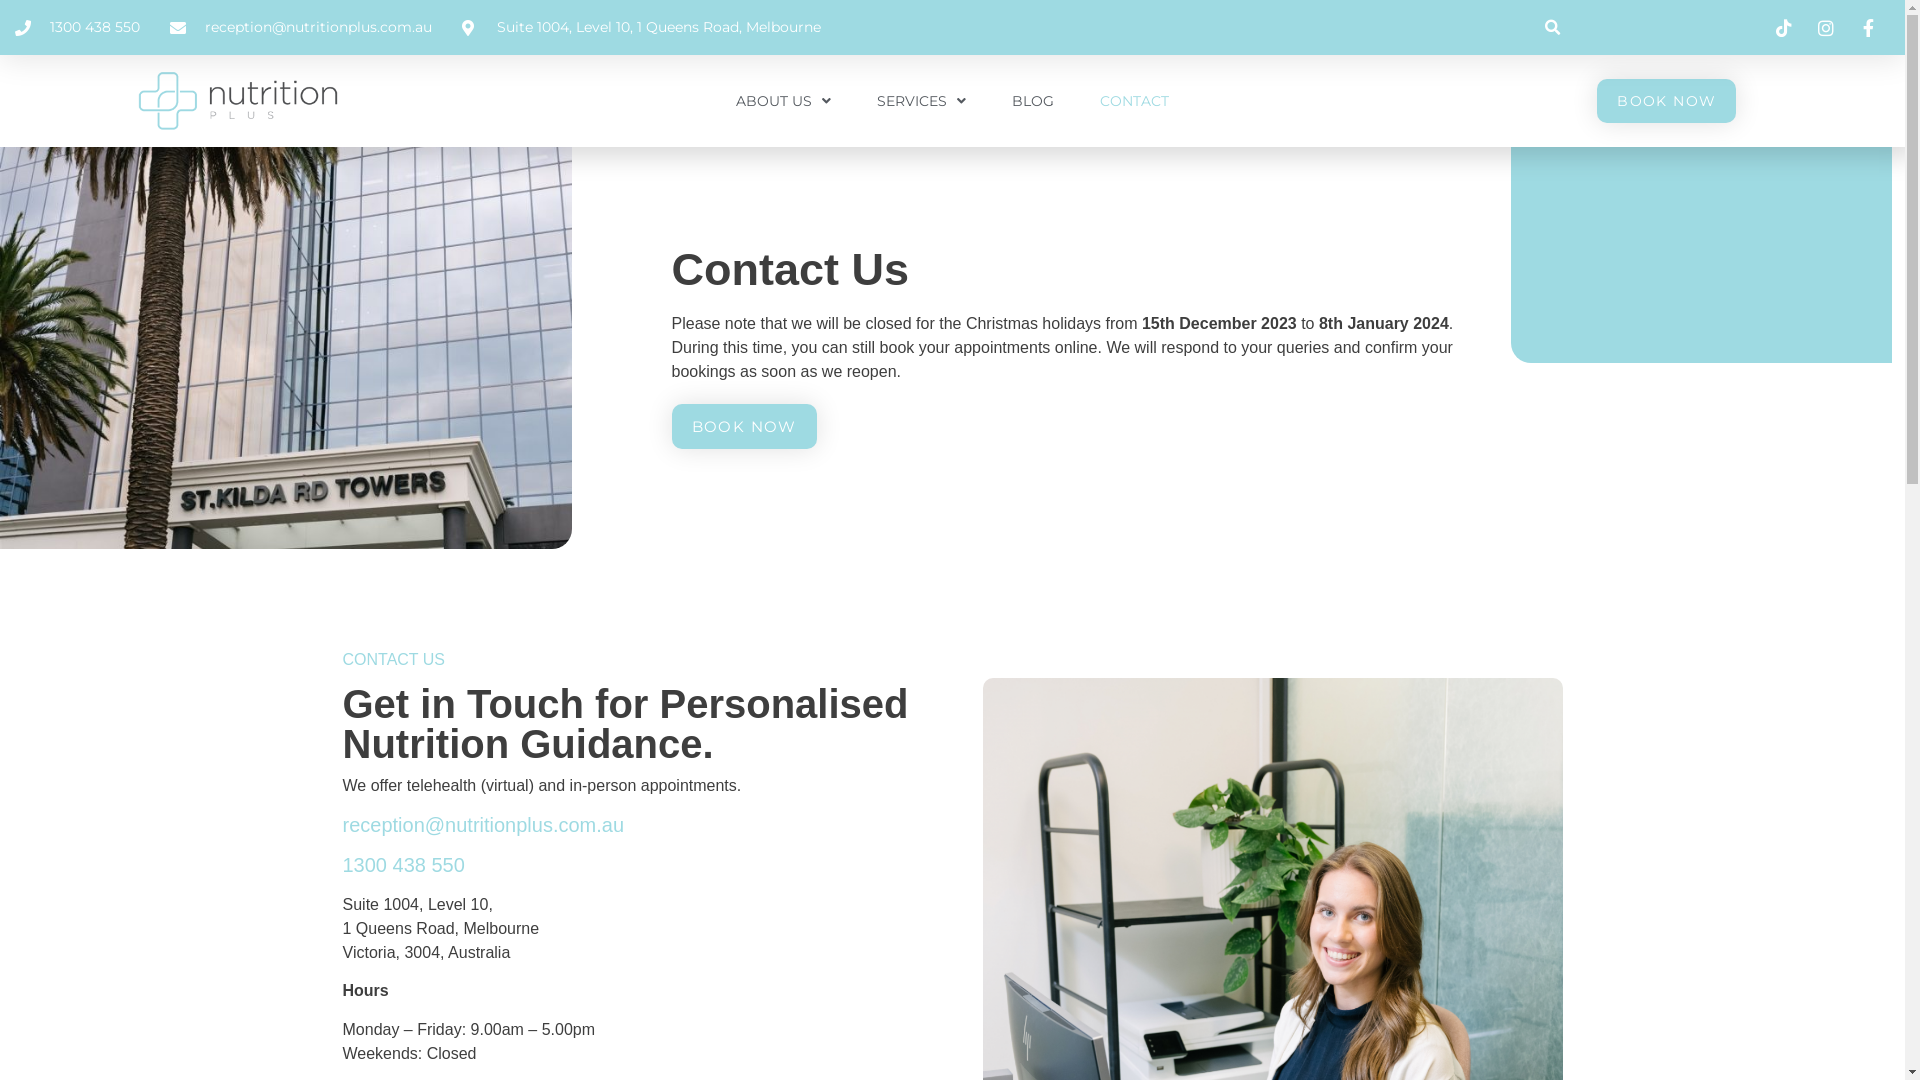 The width and height of the screenshot is (1920, 1080). I want to click on 'BLOG', so click(1032, 100).